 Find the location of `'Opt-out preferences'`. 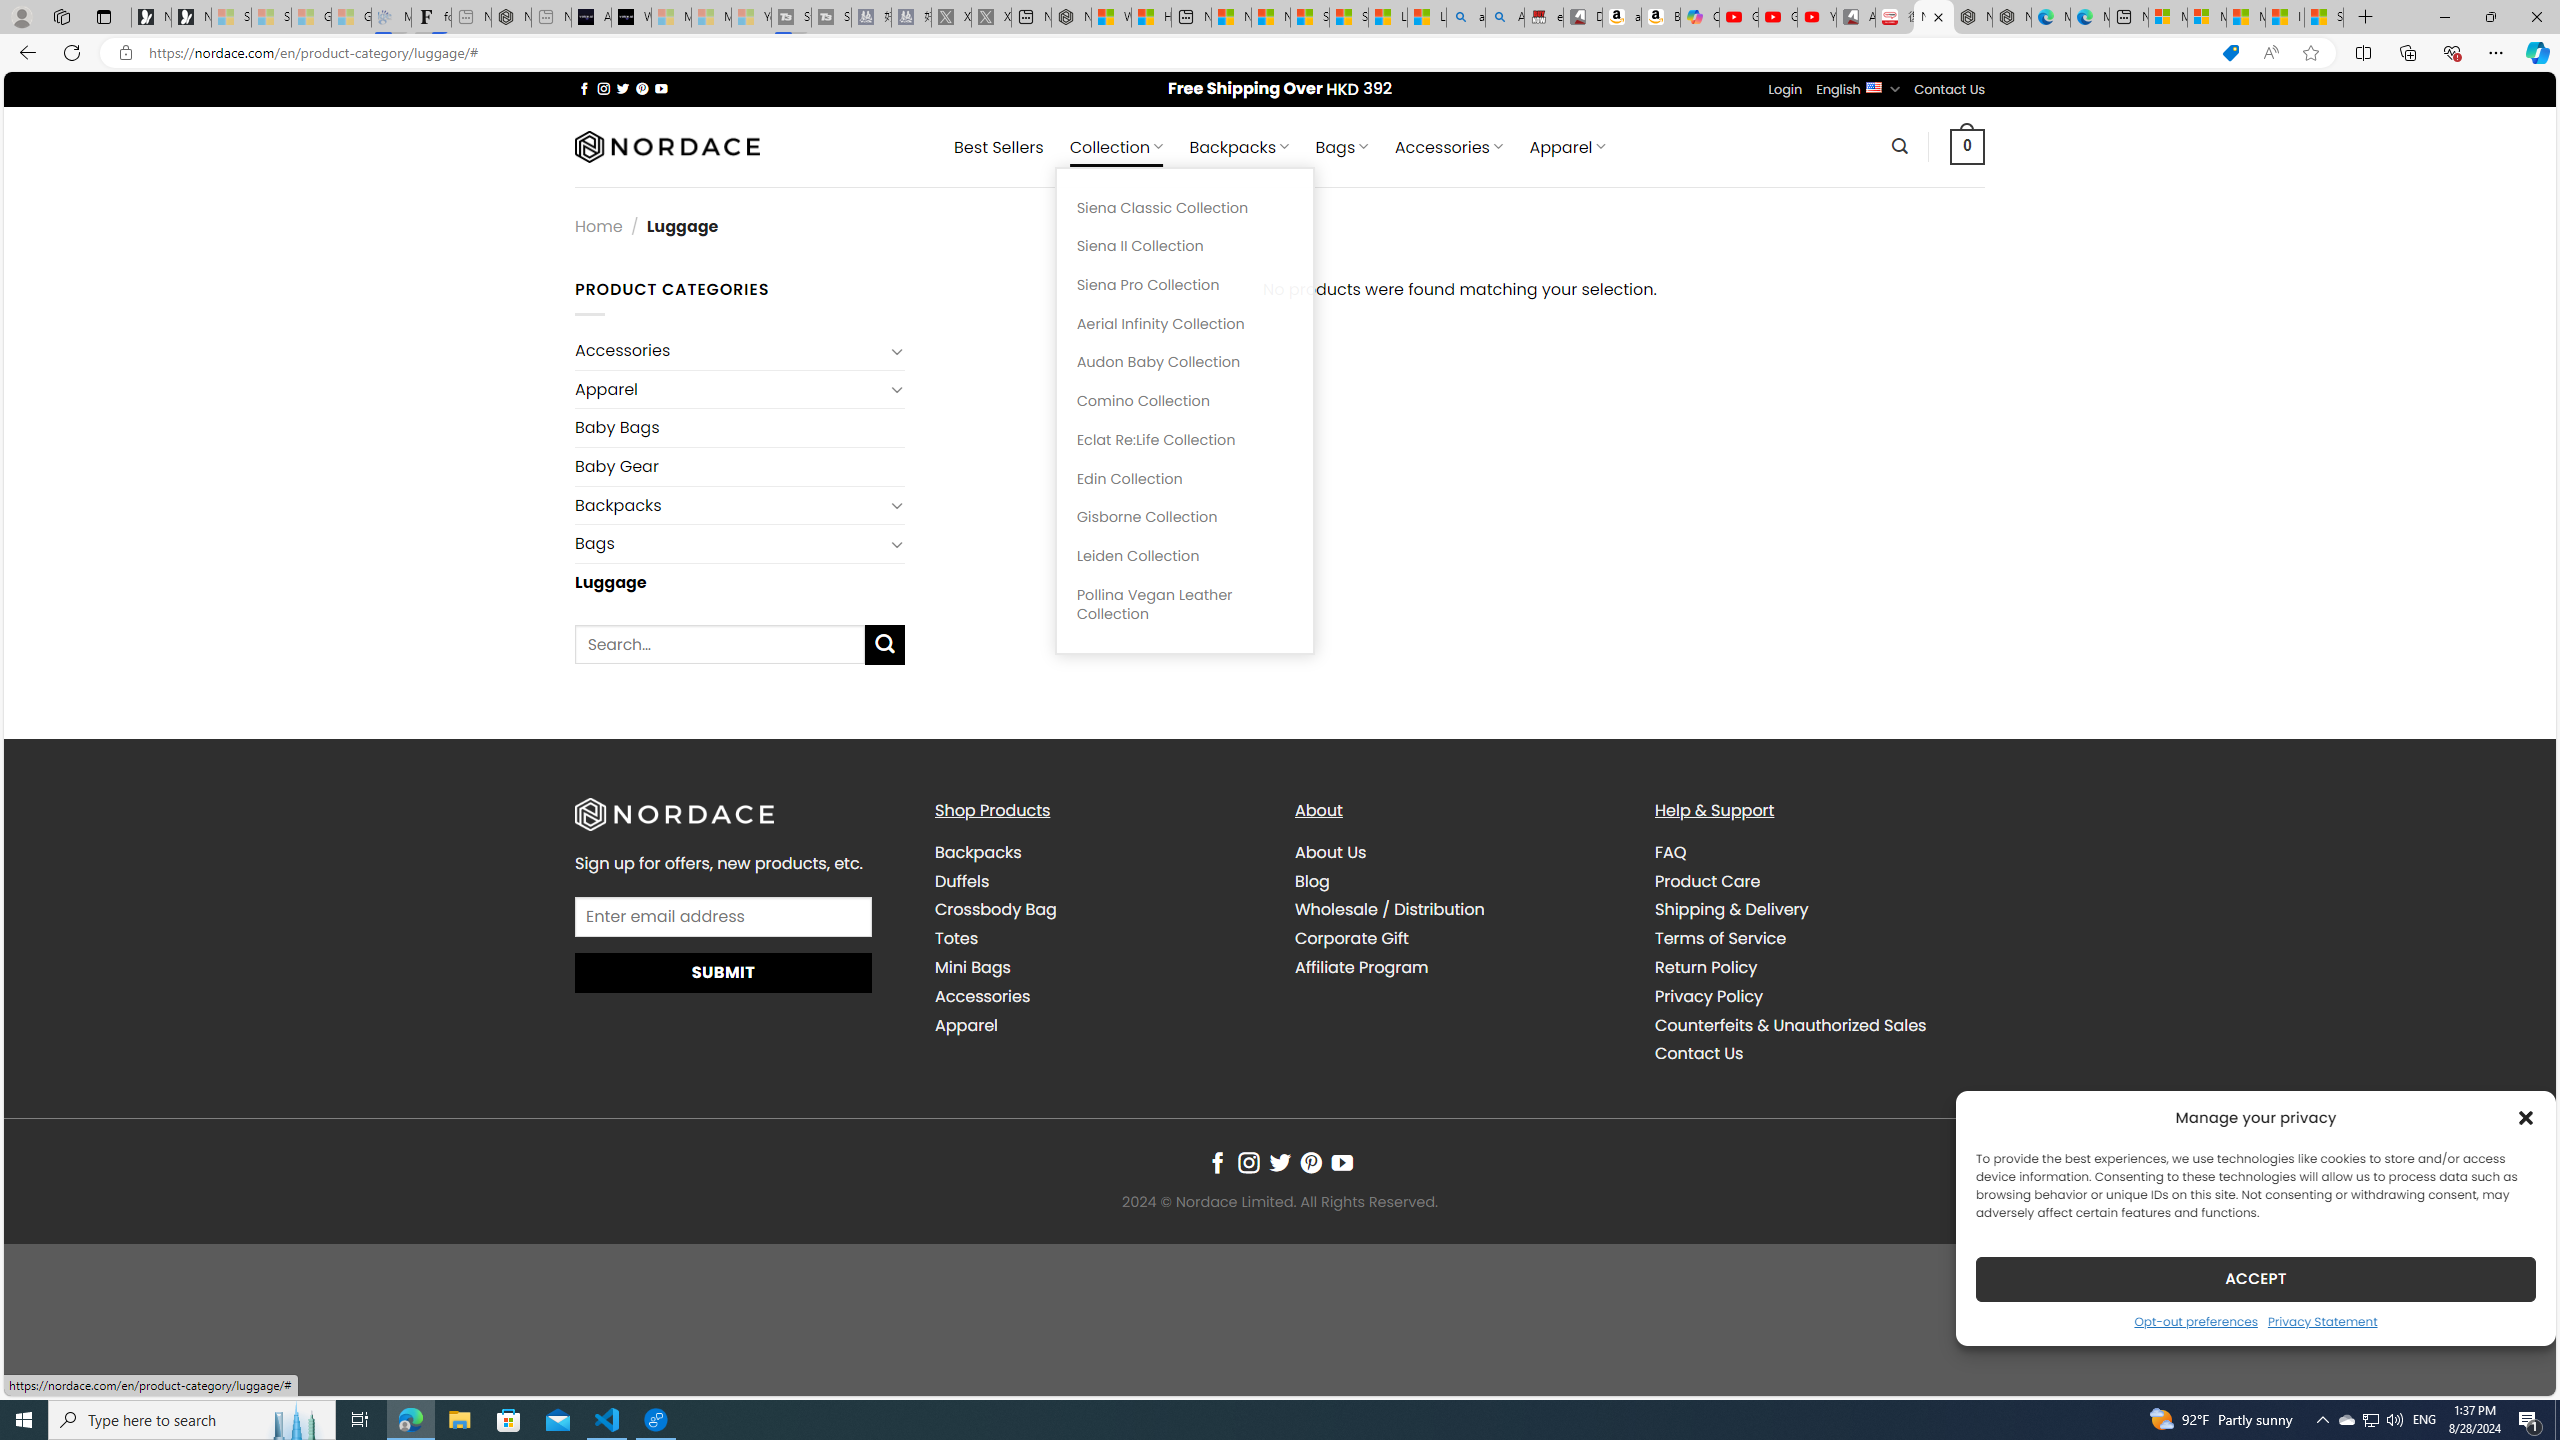

'Opt-out preferences' is located at coordinates (2196, 1320).